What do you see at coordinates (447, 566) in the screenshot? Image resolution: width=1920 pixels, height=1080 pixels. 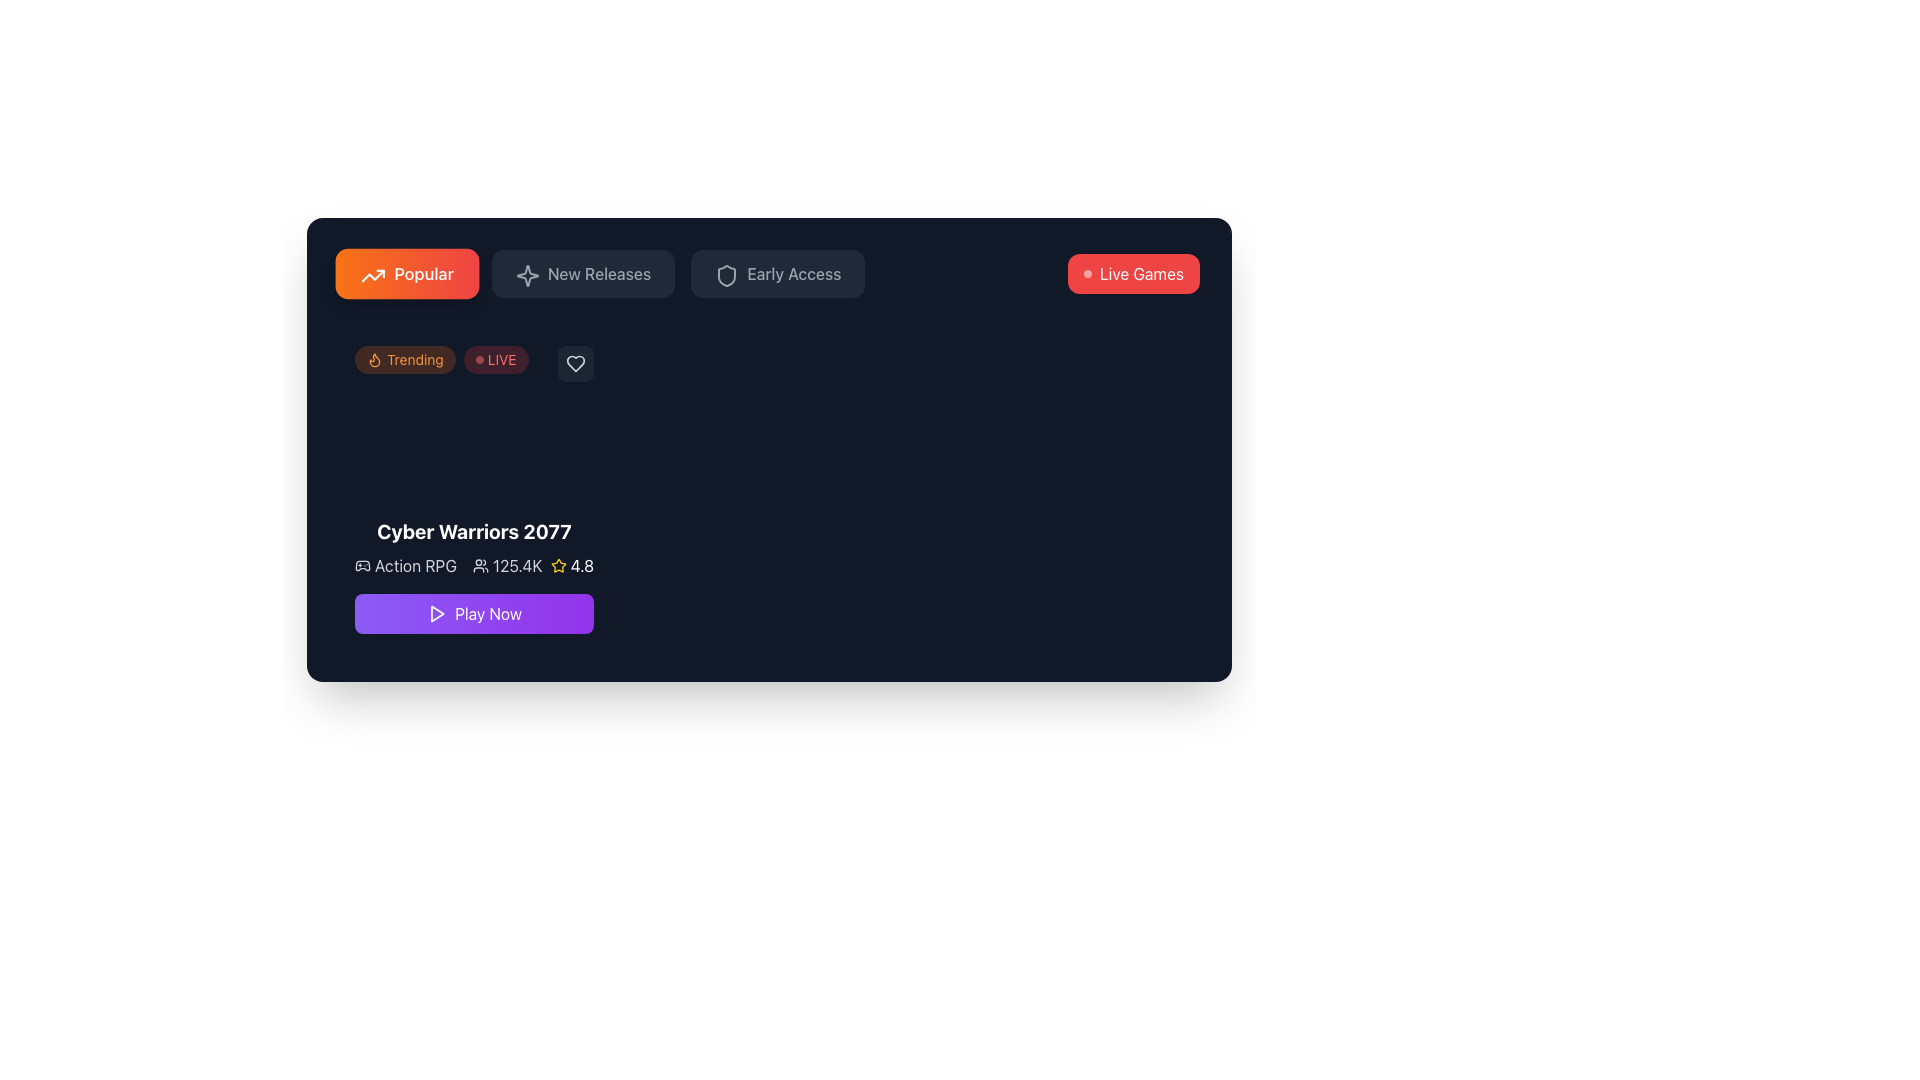 I see `the text label indicating the genre 'Action RPG' located at the leftmost side of the card component titled 'Cyber Warriors 2077'` at bounding box center [447, 566].